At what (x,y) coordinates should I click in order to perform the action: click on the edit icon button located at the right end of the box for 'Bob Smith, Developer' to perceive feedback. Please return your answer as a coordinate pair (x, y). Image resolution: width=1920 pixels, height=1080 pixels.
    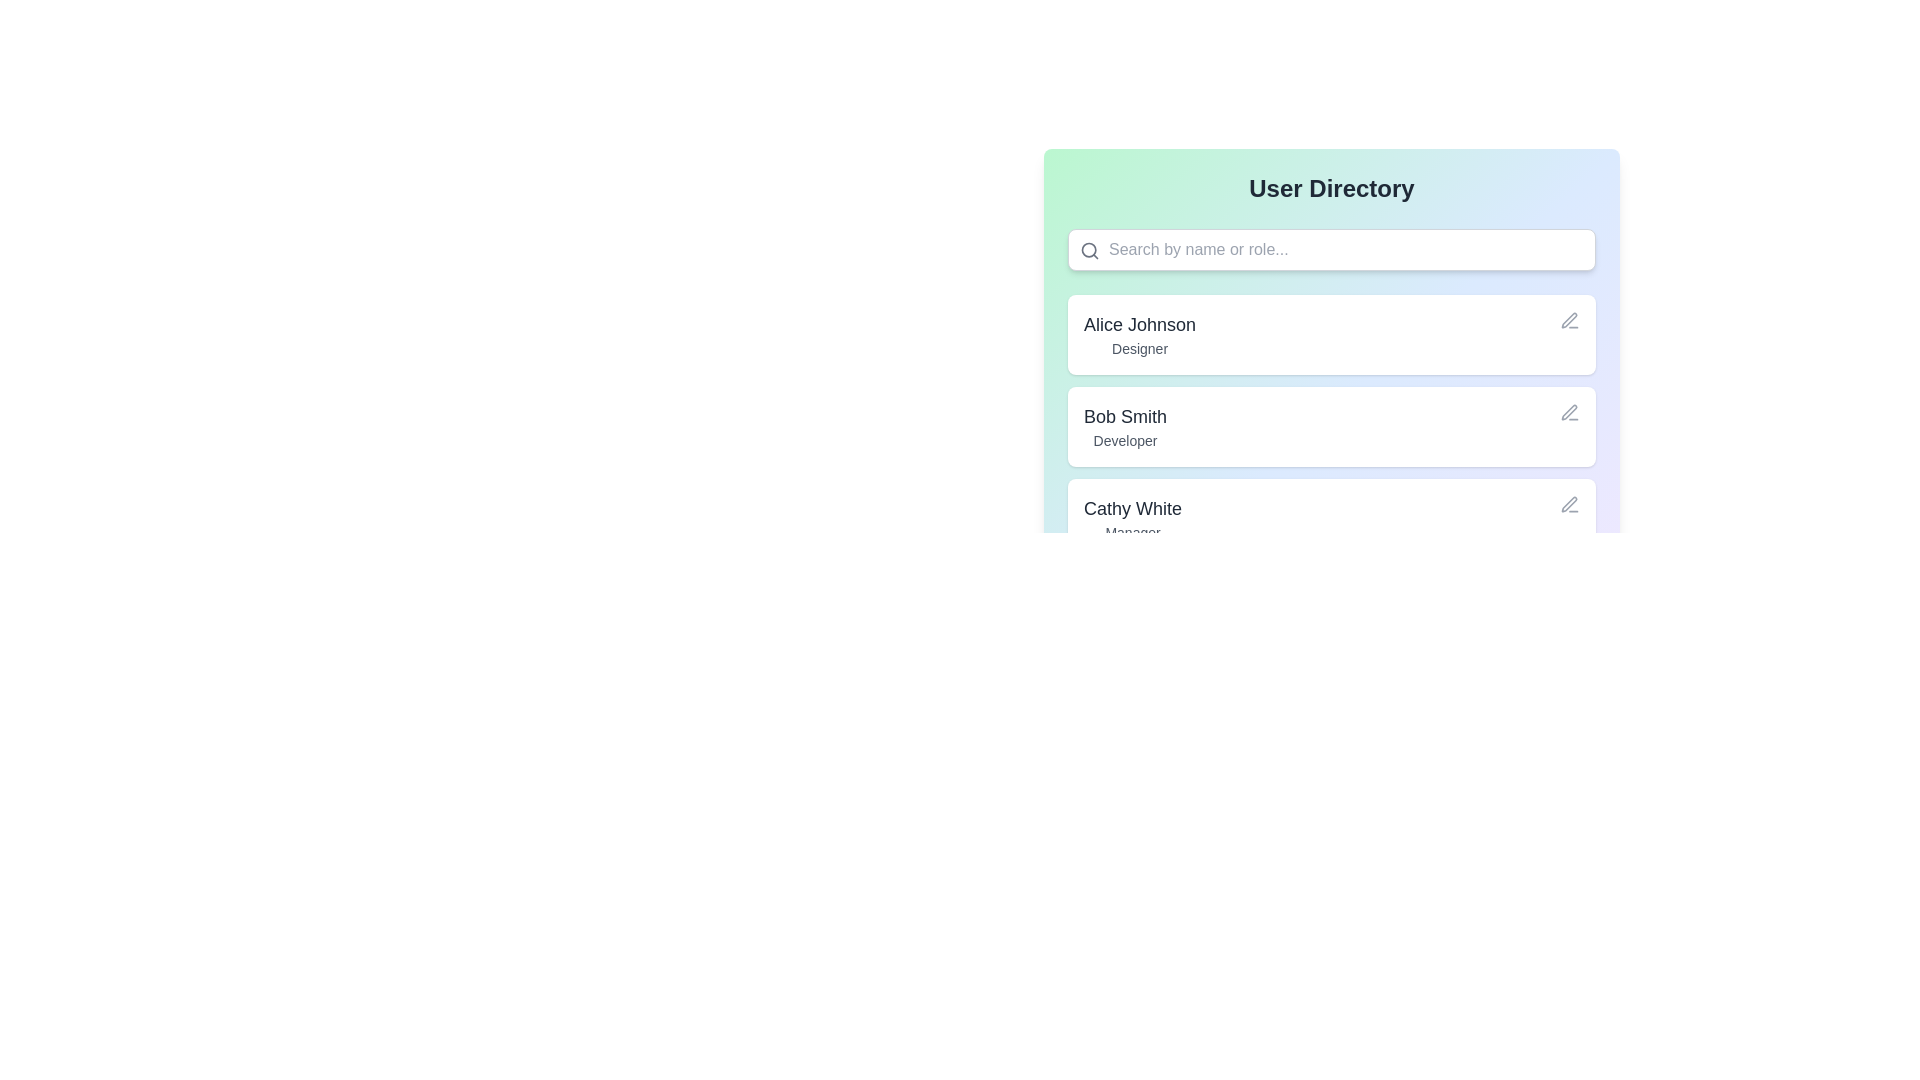
    Looking at the image, I should click on (1568, 411).